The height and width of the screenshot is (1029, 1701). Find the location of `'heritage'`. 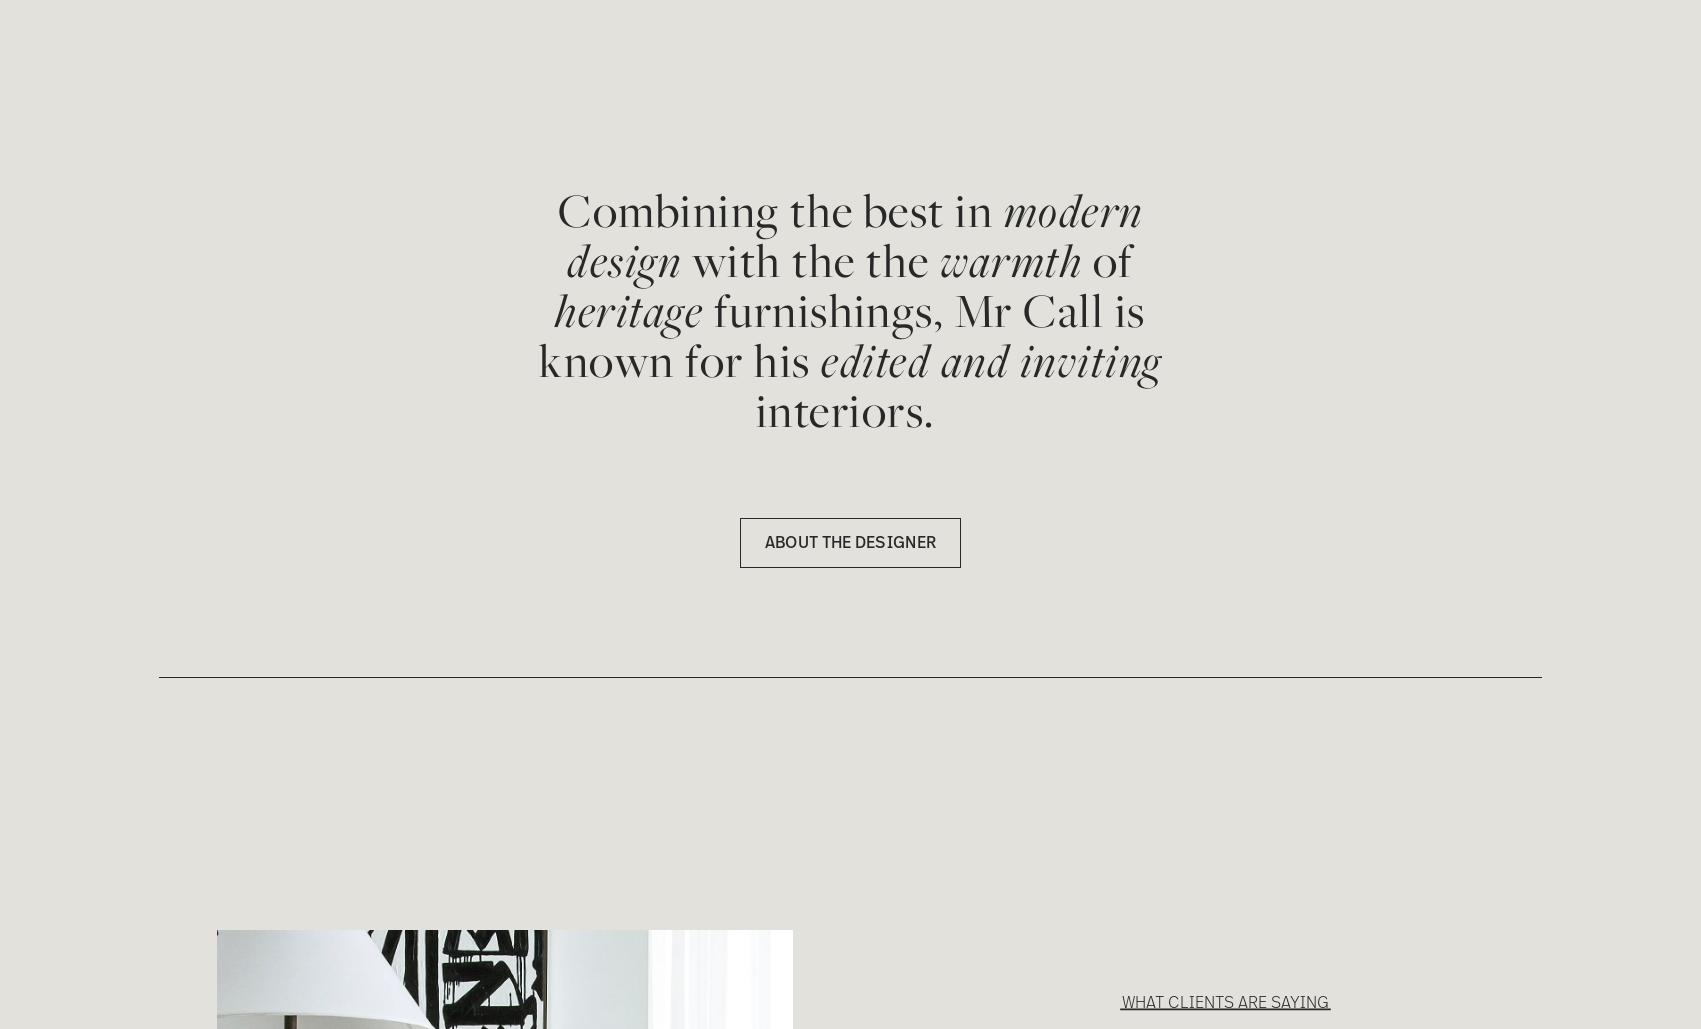

'heritage' is located at coordinates (628, 310).